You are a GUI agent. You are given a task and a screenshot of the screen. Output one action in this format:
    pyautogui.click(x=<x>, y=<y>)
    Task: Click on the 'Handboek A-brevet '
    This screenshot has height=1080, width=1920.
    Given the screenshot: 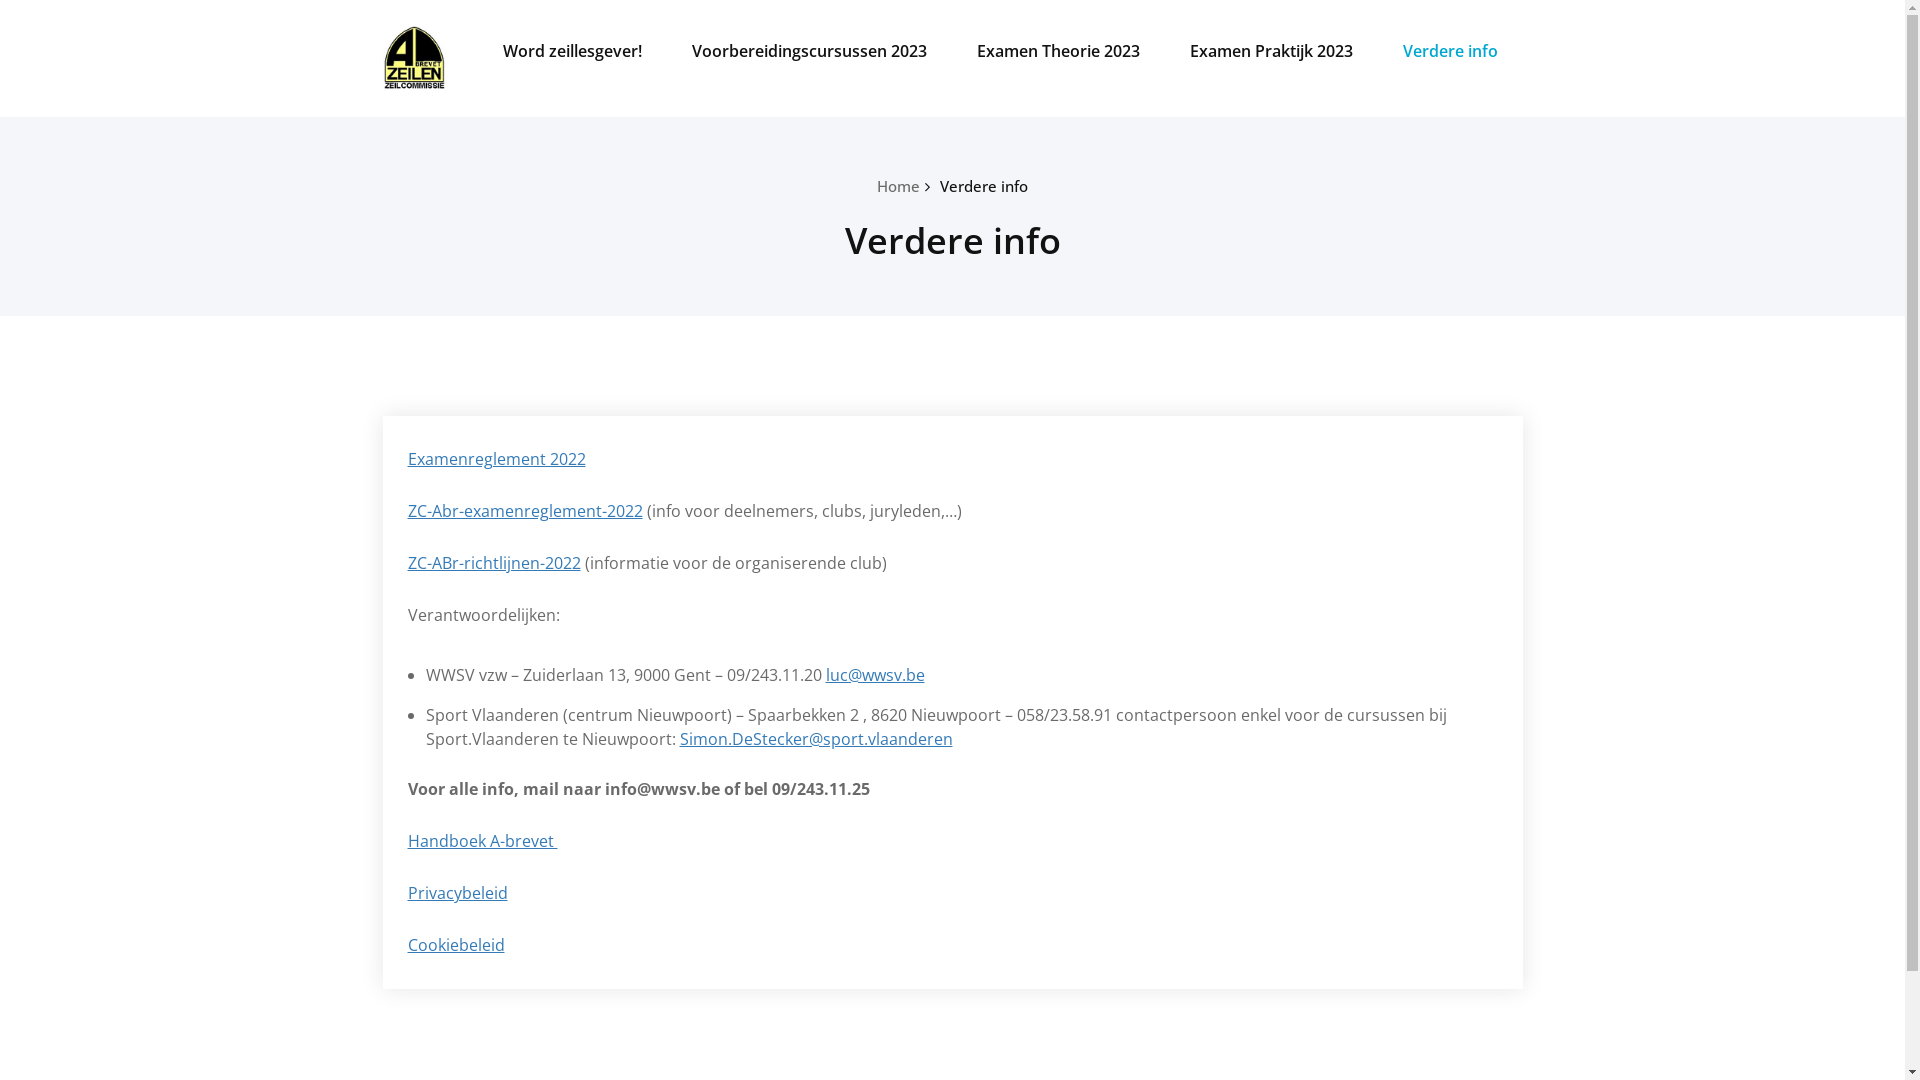 What is the action you would take?
    pyautogui.click(x=407, y=840)
    